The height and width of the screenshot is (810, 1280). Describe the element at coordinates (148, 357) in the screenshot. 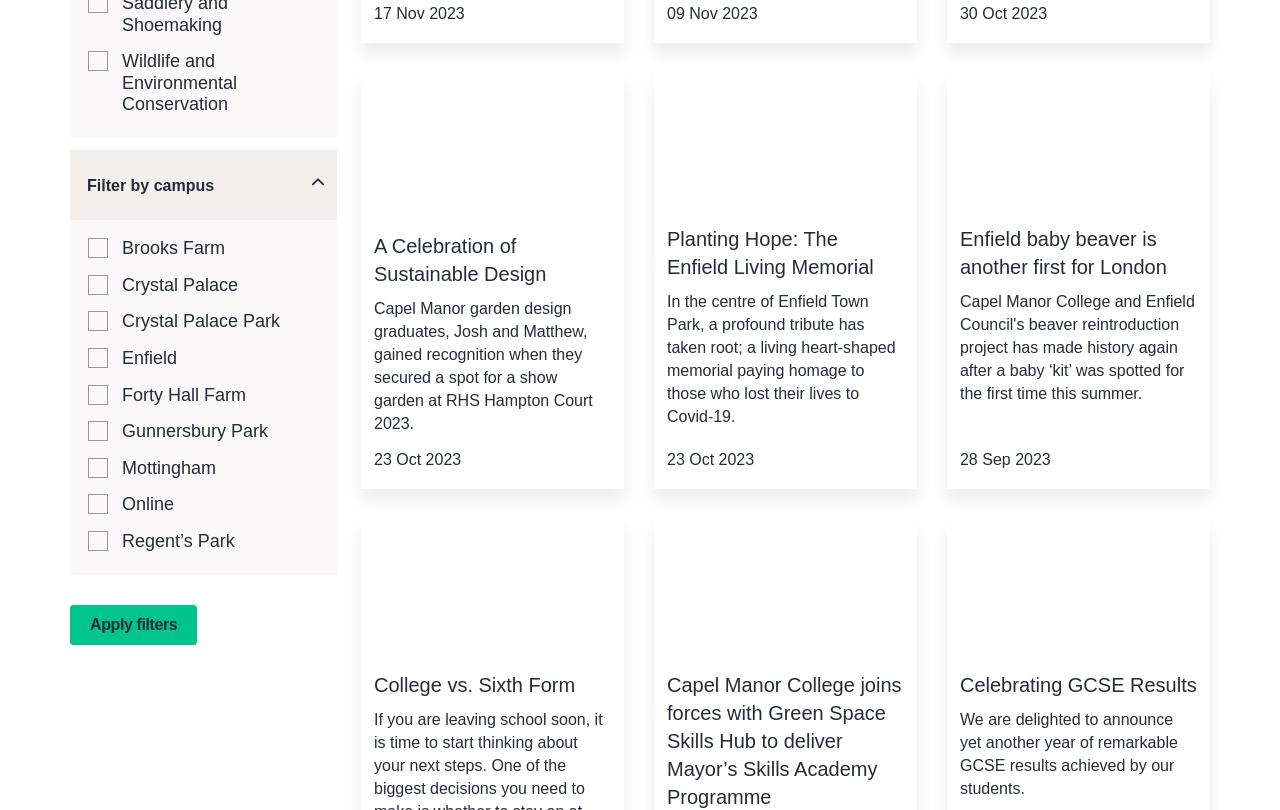

I see `'Enfield'` at that location.